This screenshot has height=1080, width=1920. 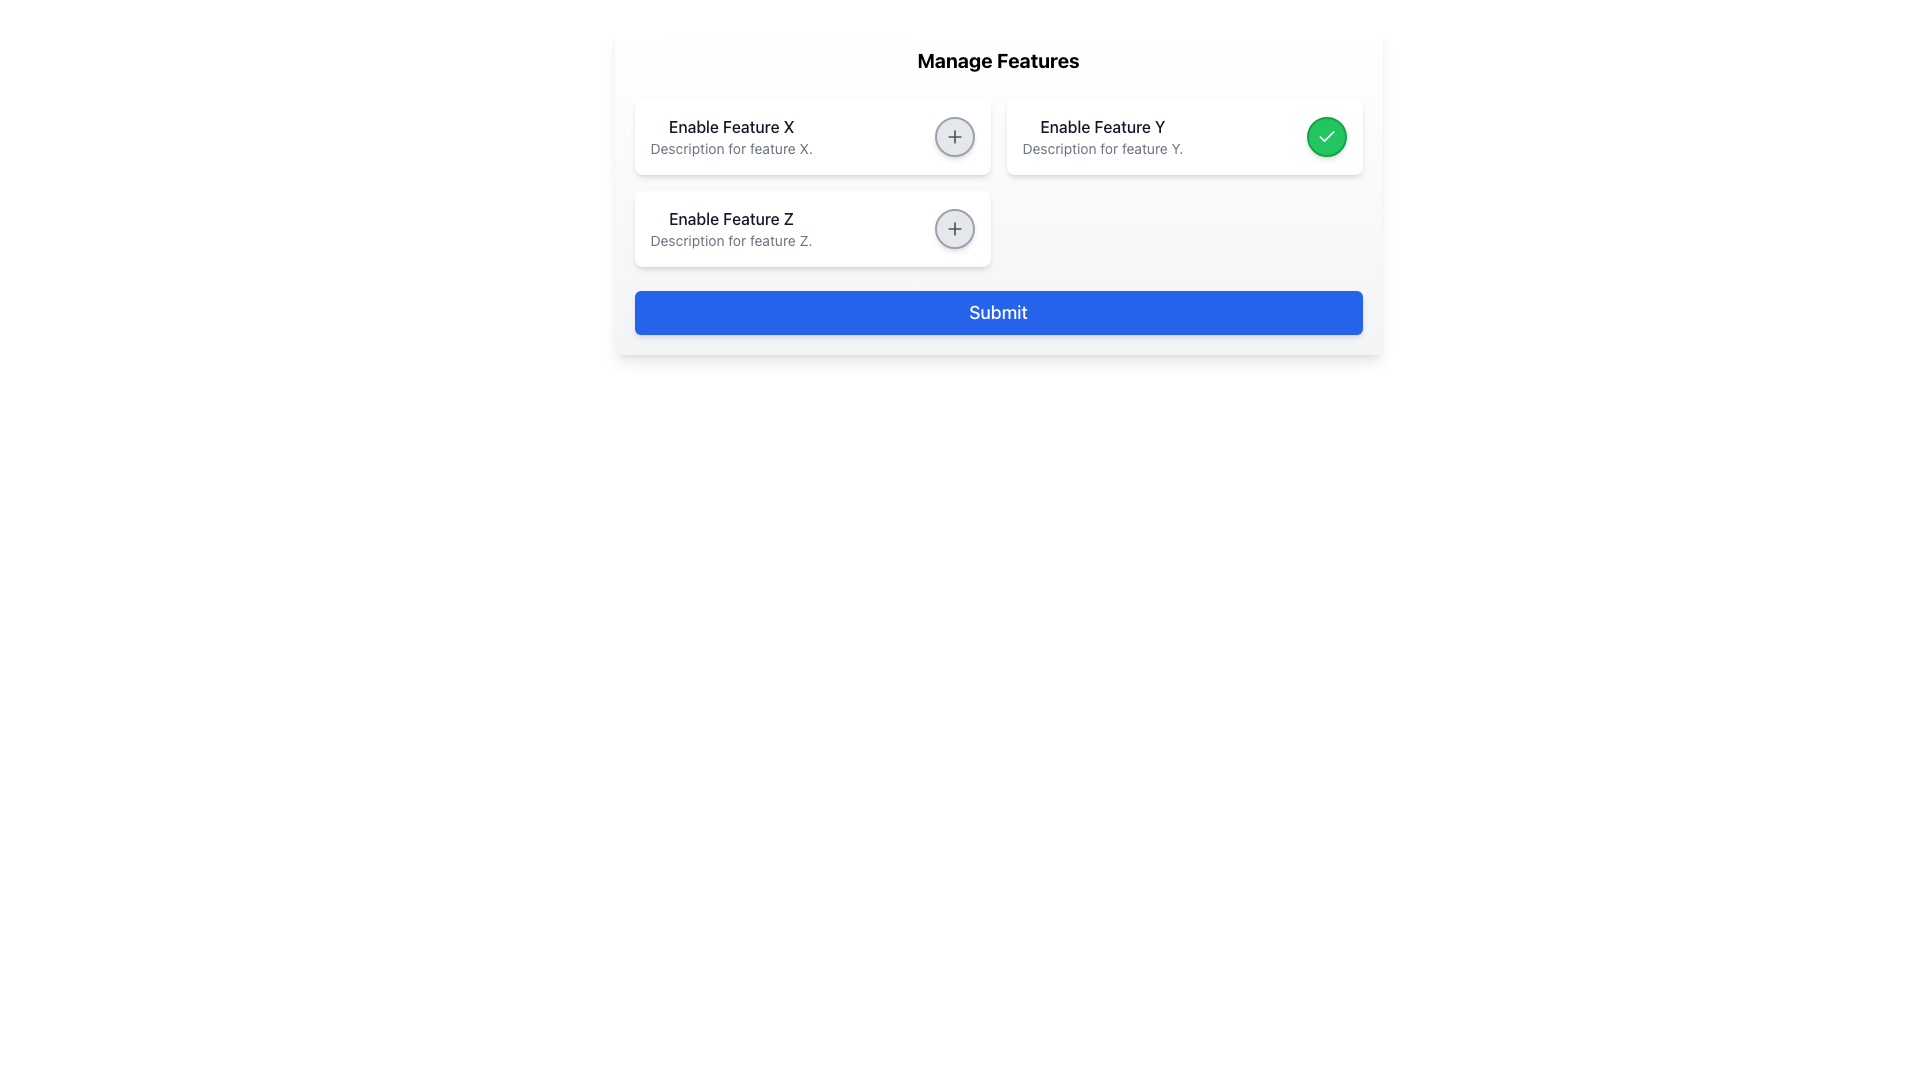 What do you see at coordinates (1326, 136) in the screenshot?
I see `the checkmark icon within the green circular background located at the top right corner of the 'Enable Feature Y' card` at bounding box center [1326, 136].